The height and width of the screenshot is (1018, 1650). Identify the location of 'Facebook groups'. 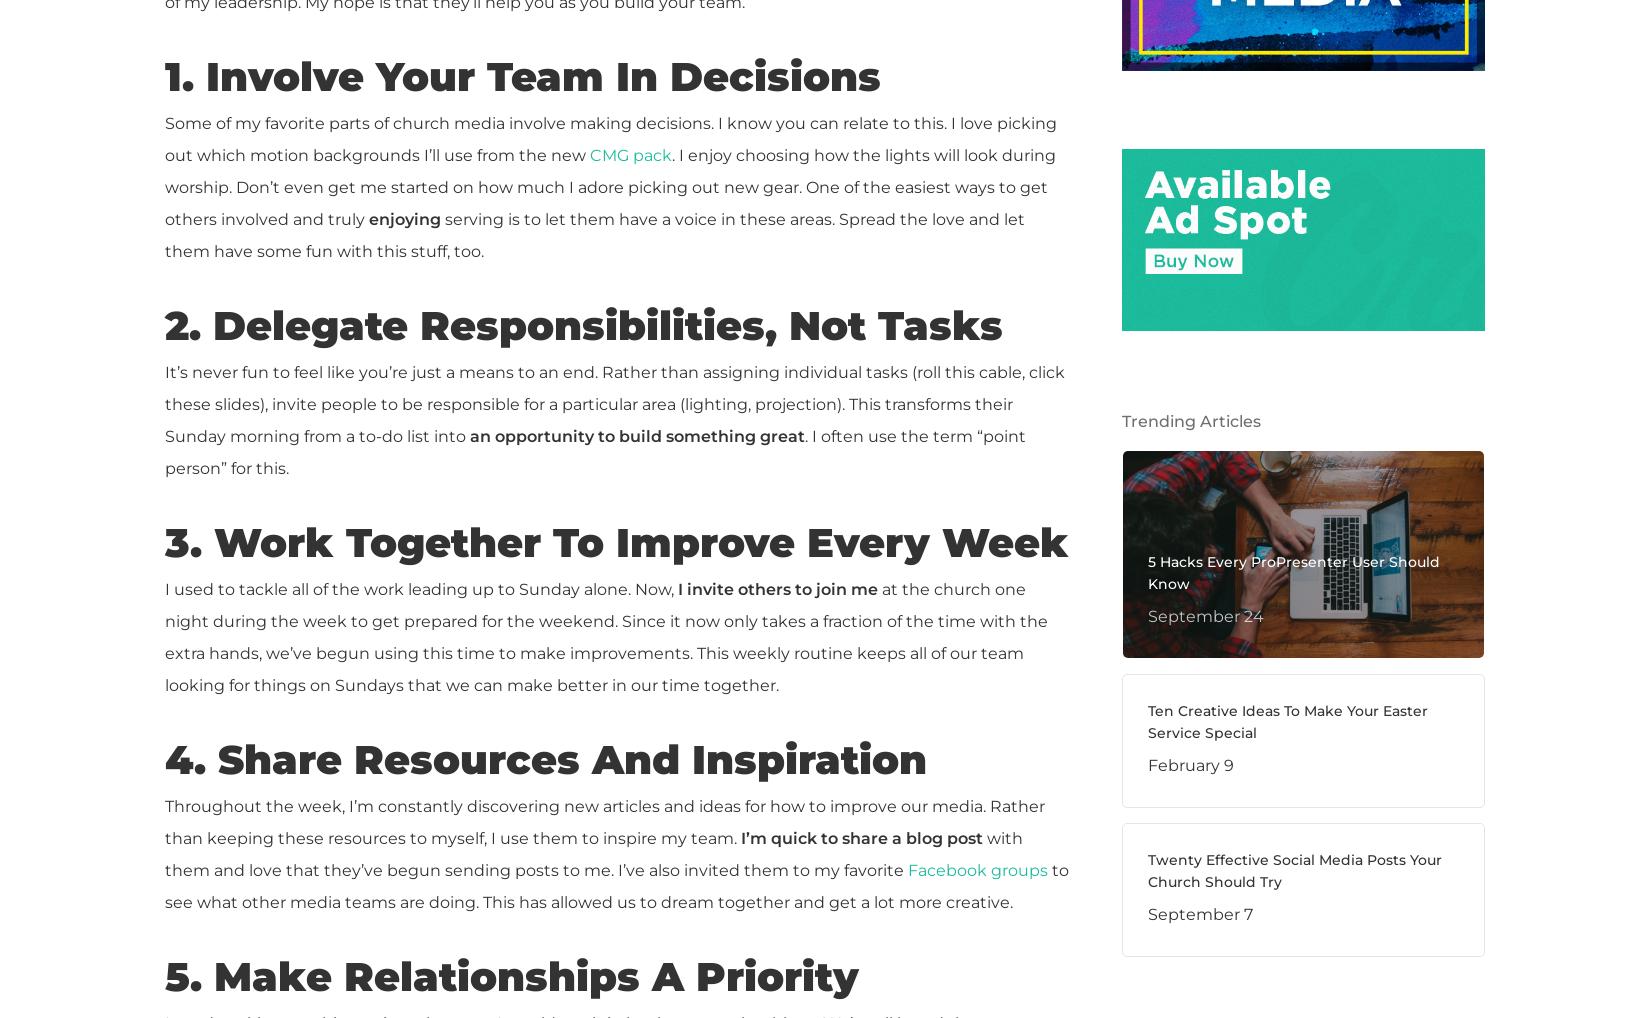
(977, 870).